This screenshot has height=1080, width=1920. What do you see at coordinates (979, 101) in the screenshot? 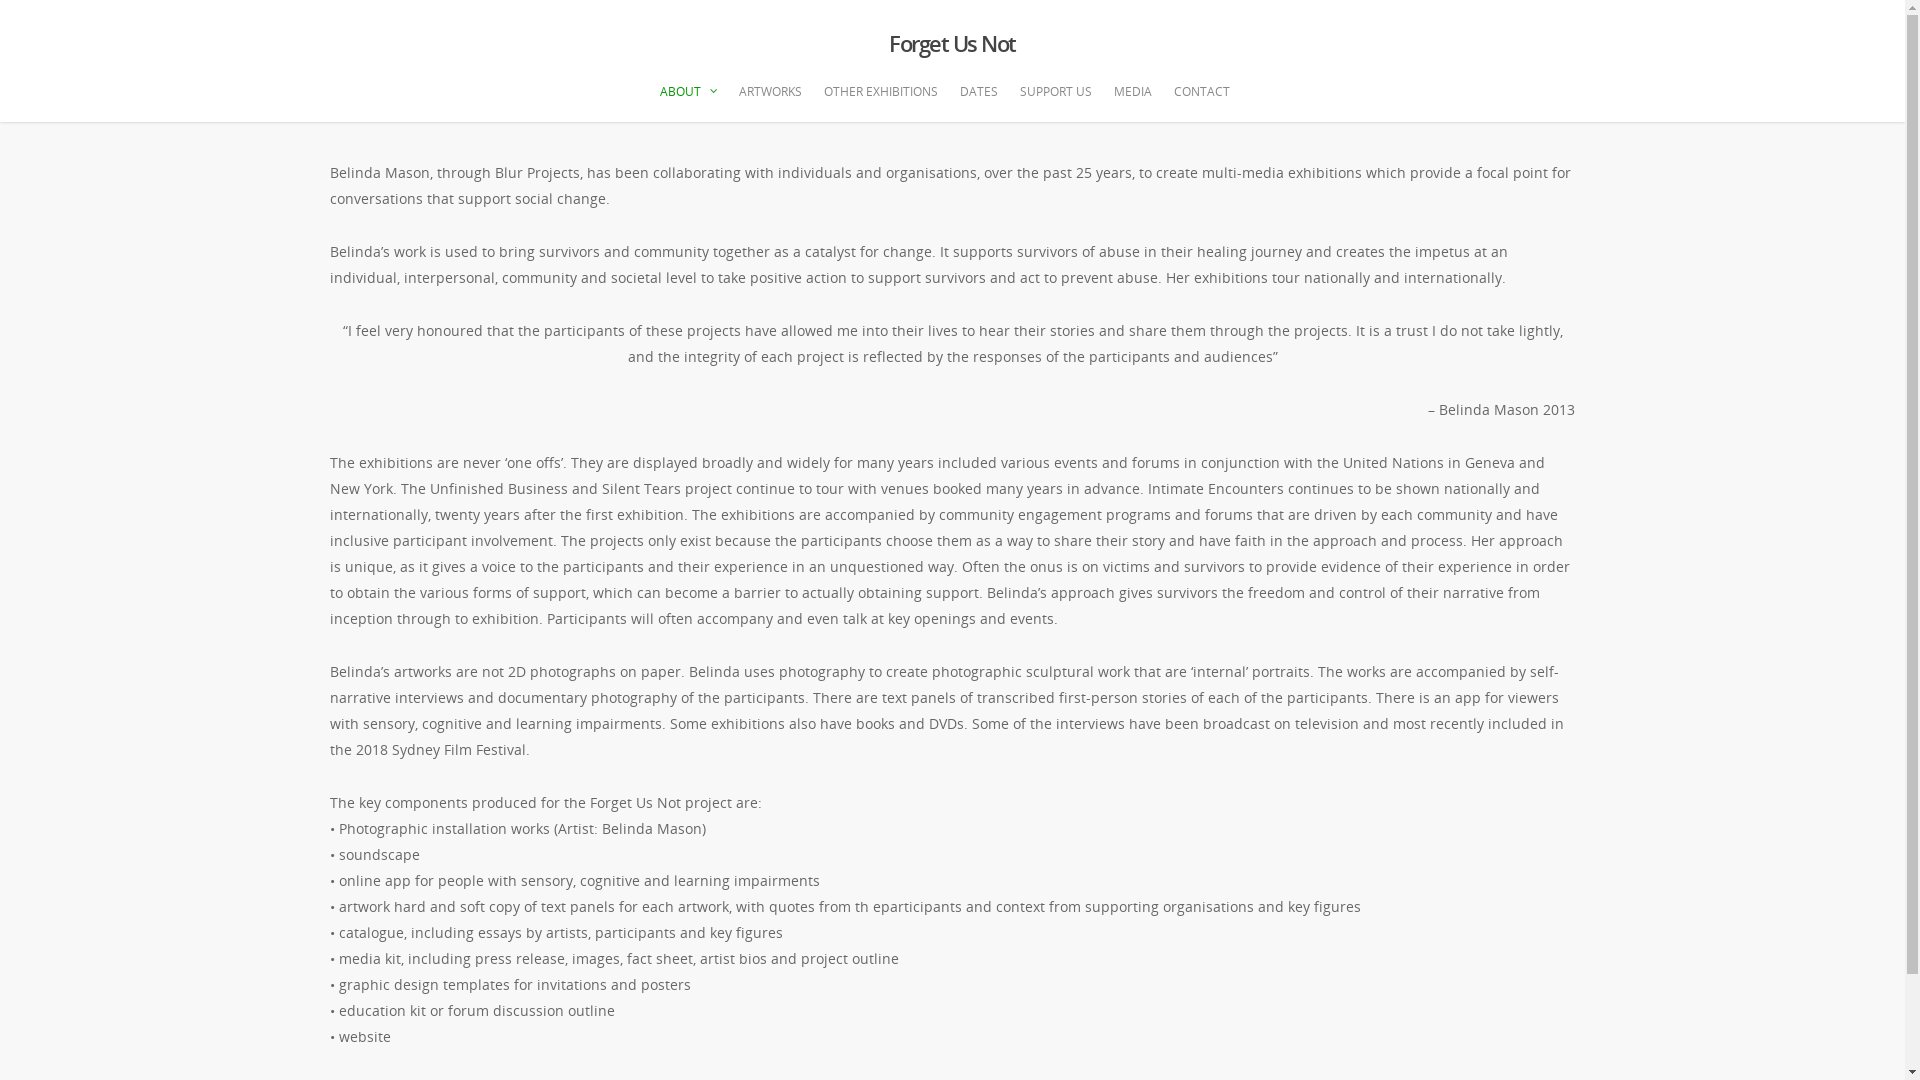
I see `'DATES'` at bounding box center [979, 101].